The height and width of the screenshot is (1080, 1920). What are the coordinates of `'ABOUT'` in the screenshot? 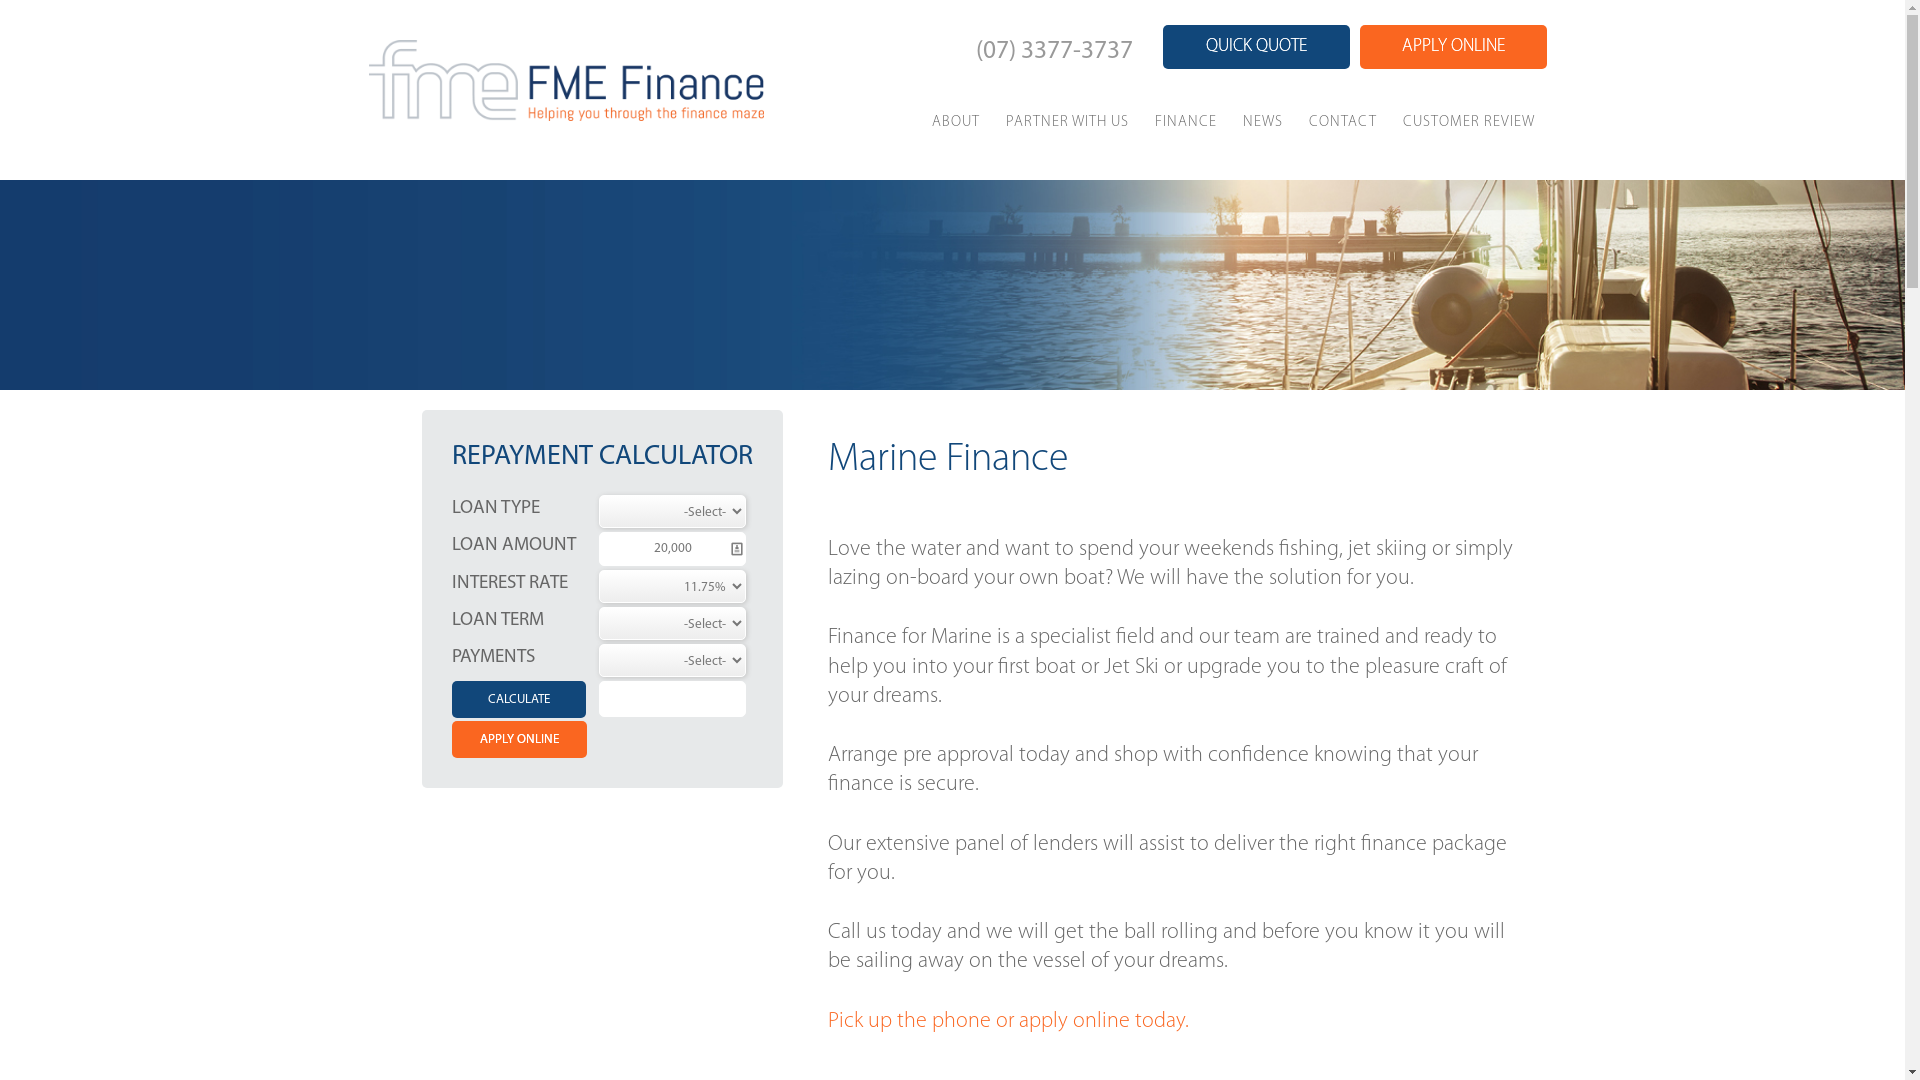 It's located at (954, 119).